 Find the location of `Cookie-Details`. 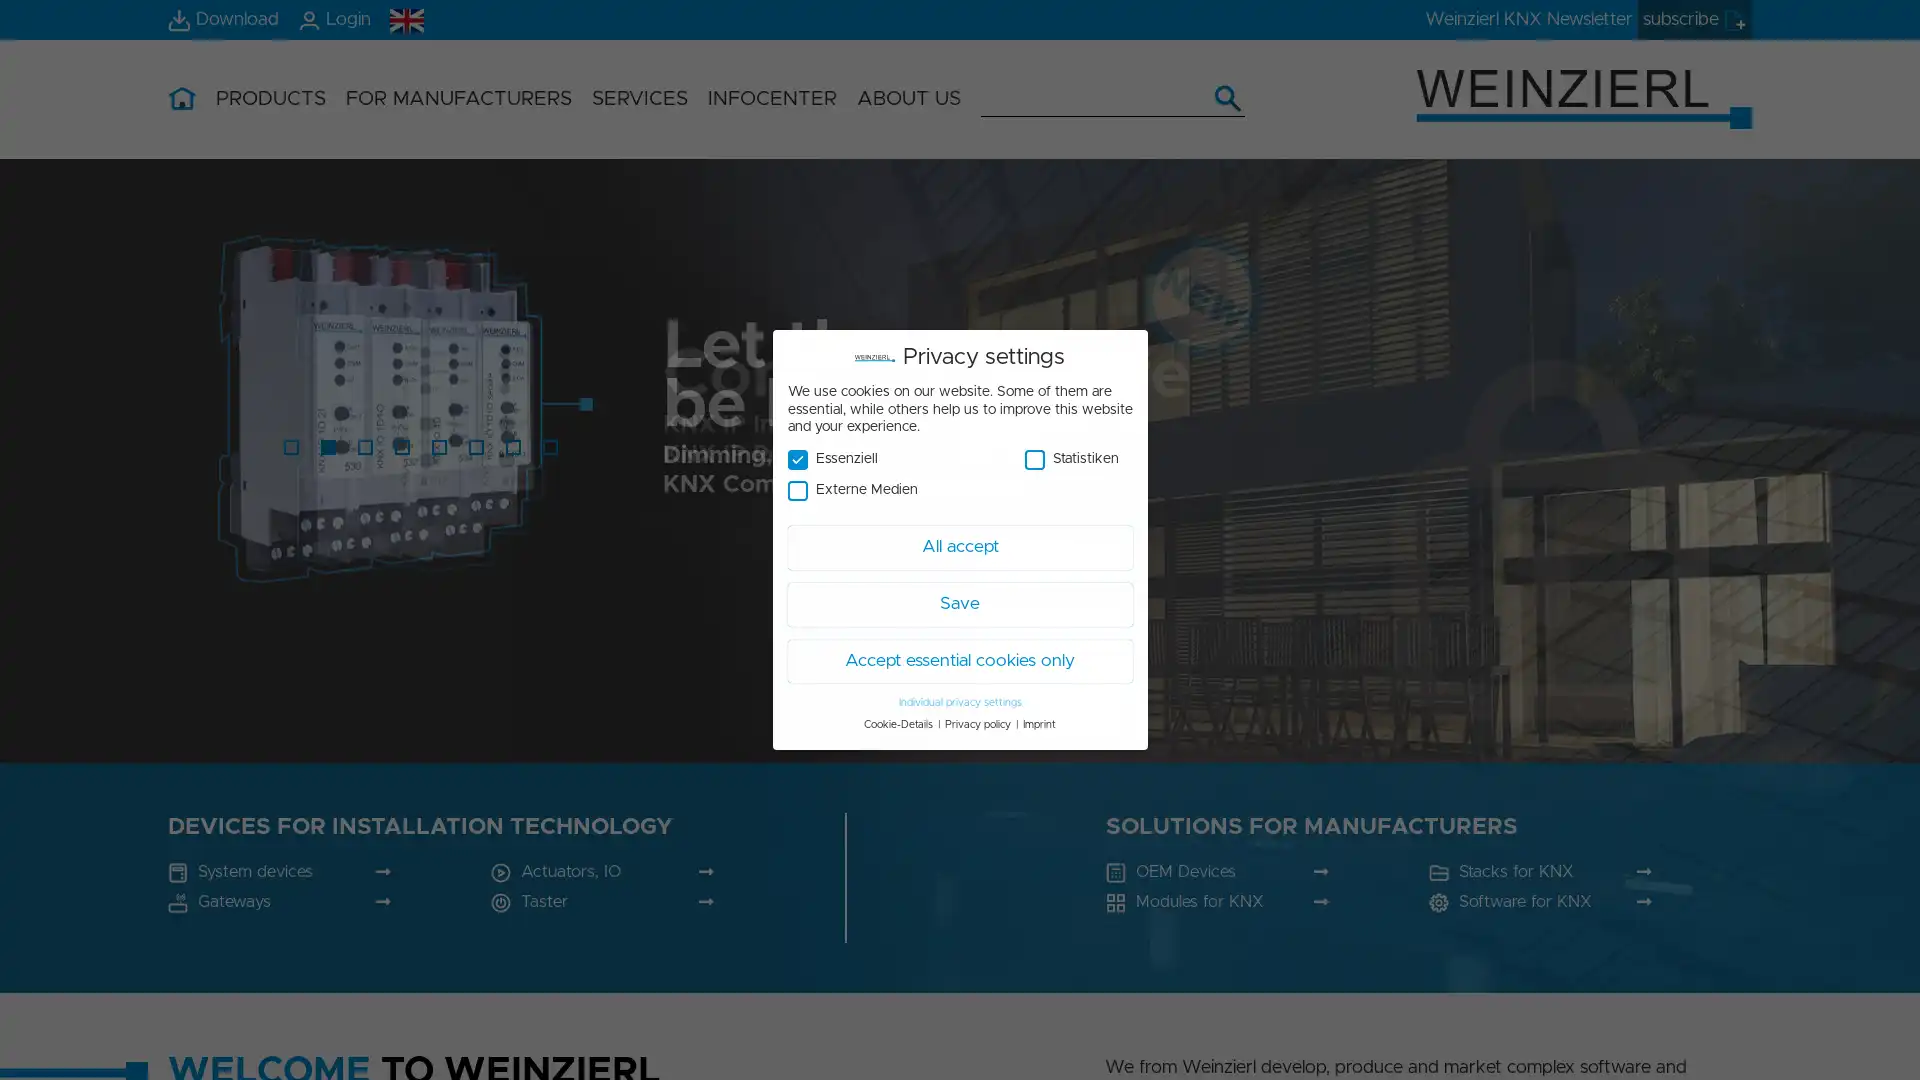

Cookie-Details is located at coordinates (897, 725).